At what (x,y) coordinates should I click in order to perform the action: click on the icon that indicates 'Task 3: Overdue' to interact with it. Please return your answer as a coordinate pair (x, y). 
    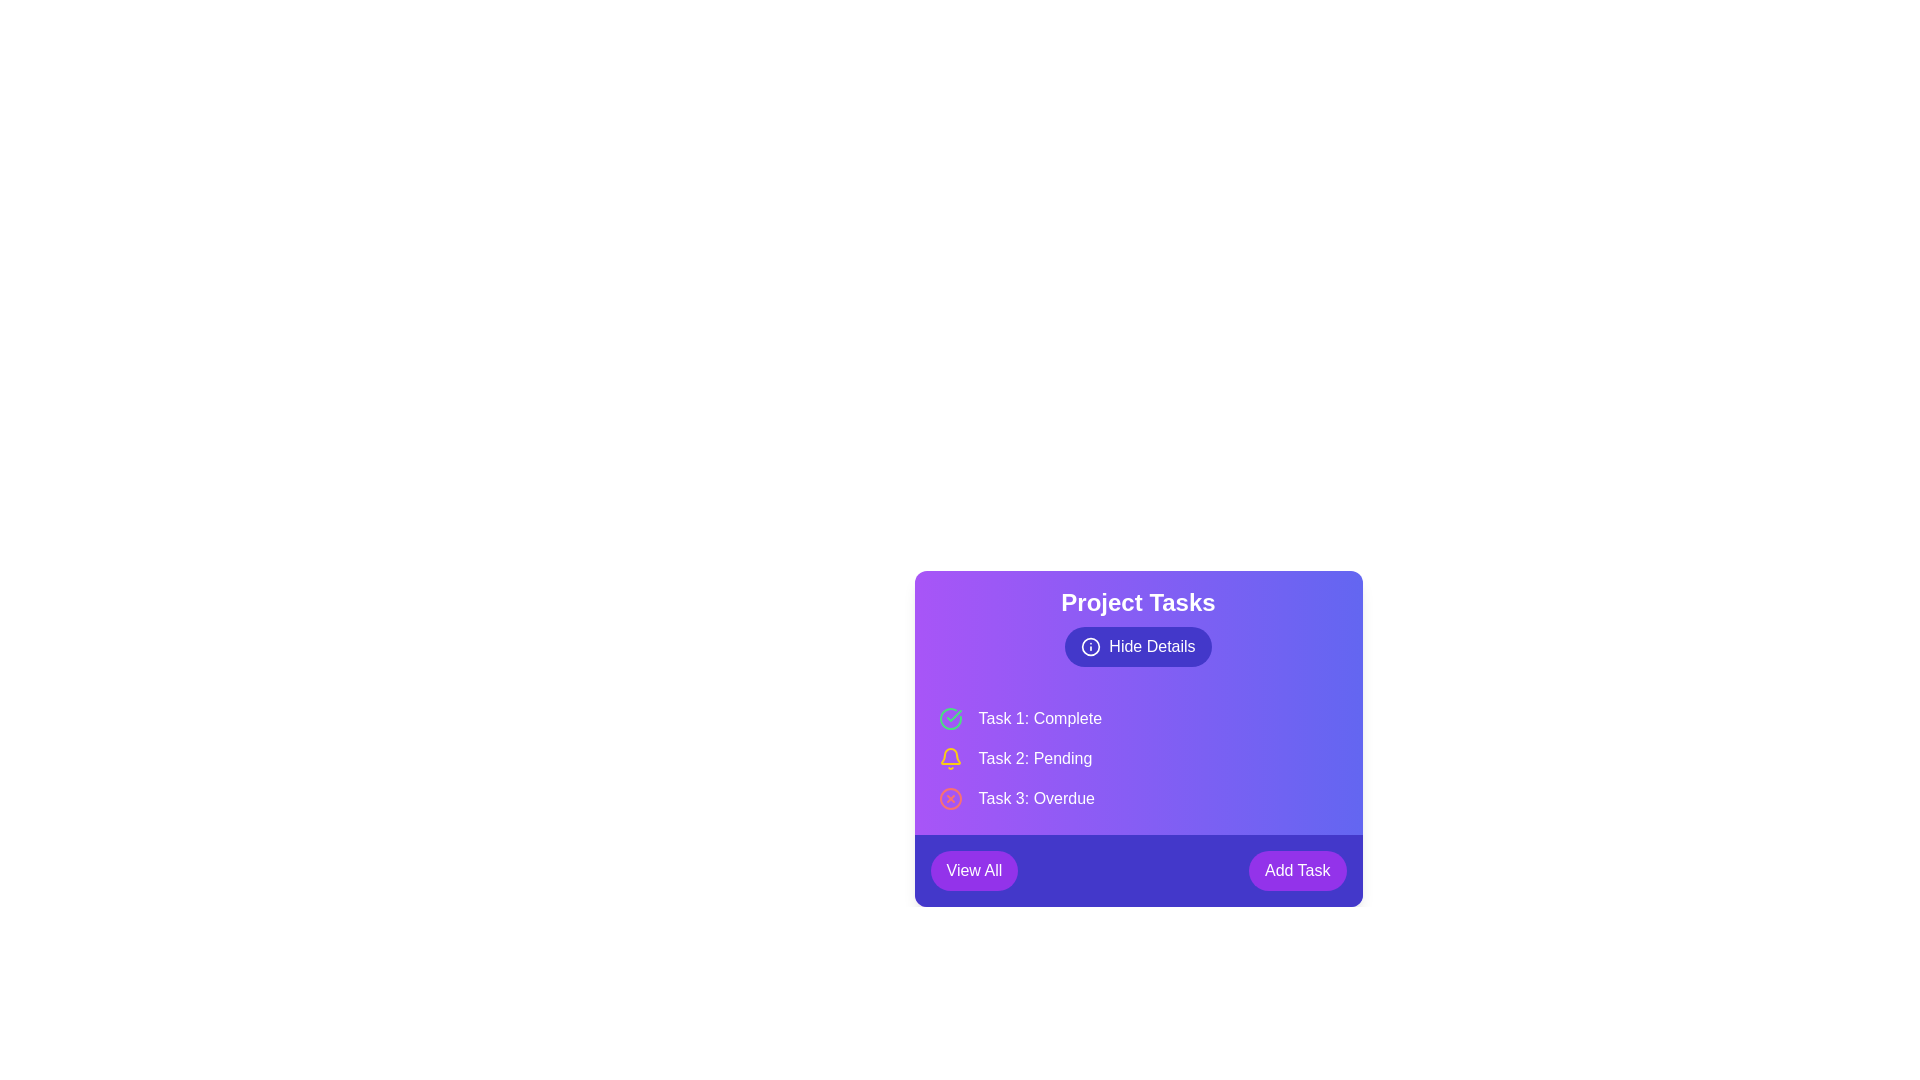
    Looking at the image, I should click on (949, 797).